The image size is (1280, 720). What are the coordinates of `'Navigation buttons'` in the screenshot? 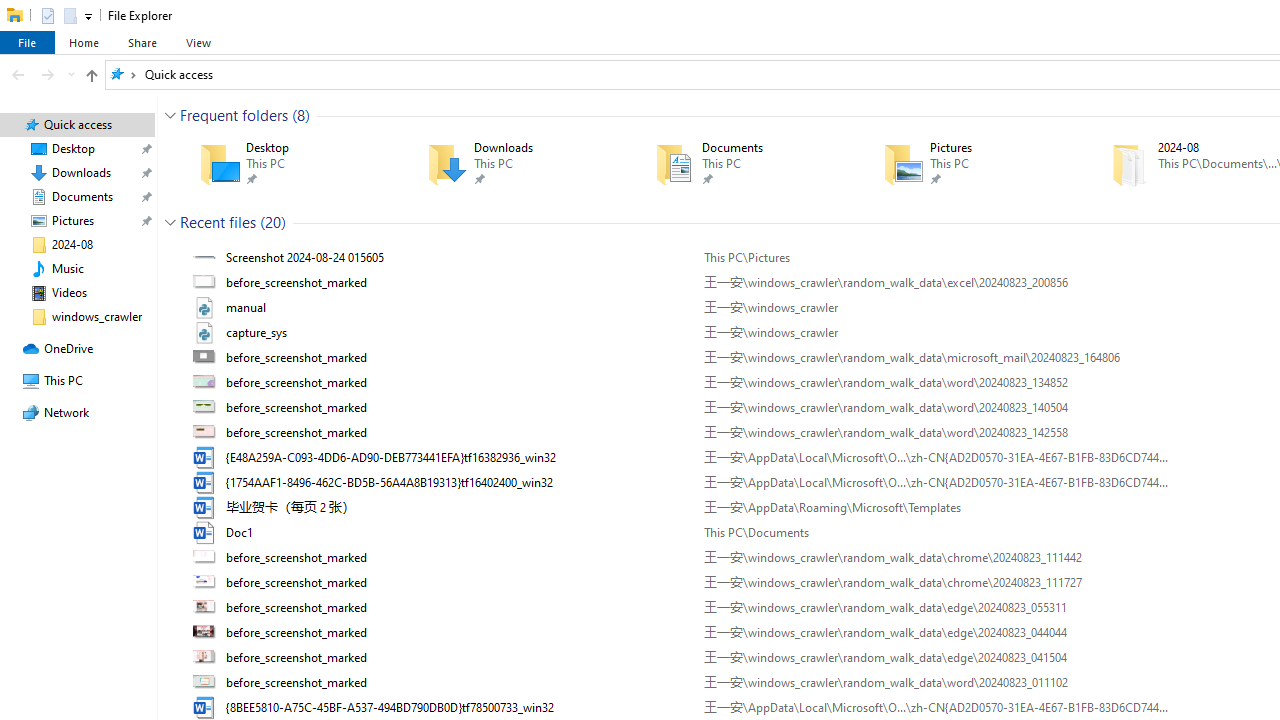 It's located at (40, 73).